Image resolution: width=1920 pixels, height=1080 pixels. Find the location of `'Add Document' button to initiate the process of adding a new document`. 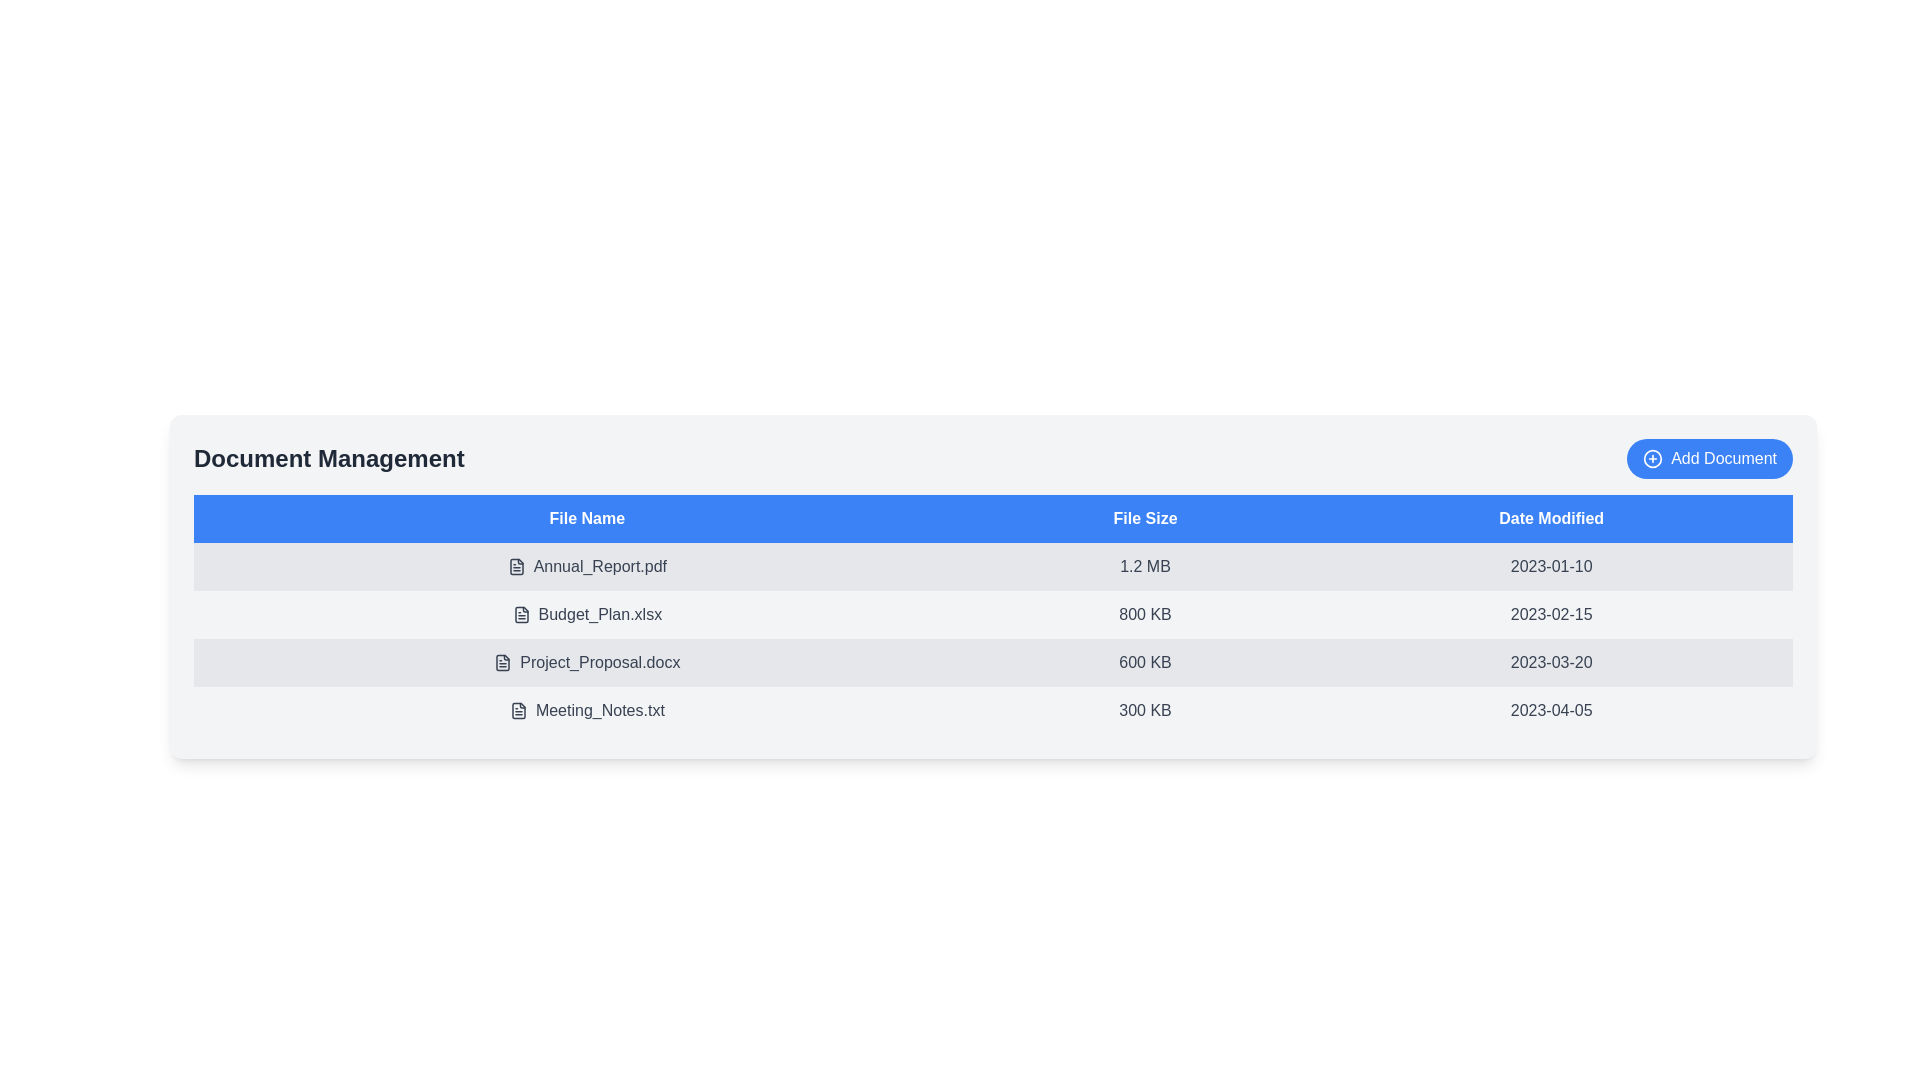

'Add Document' button to initiate the process of adding a new document is located at coordinates (1708, 459).